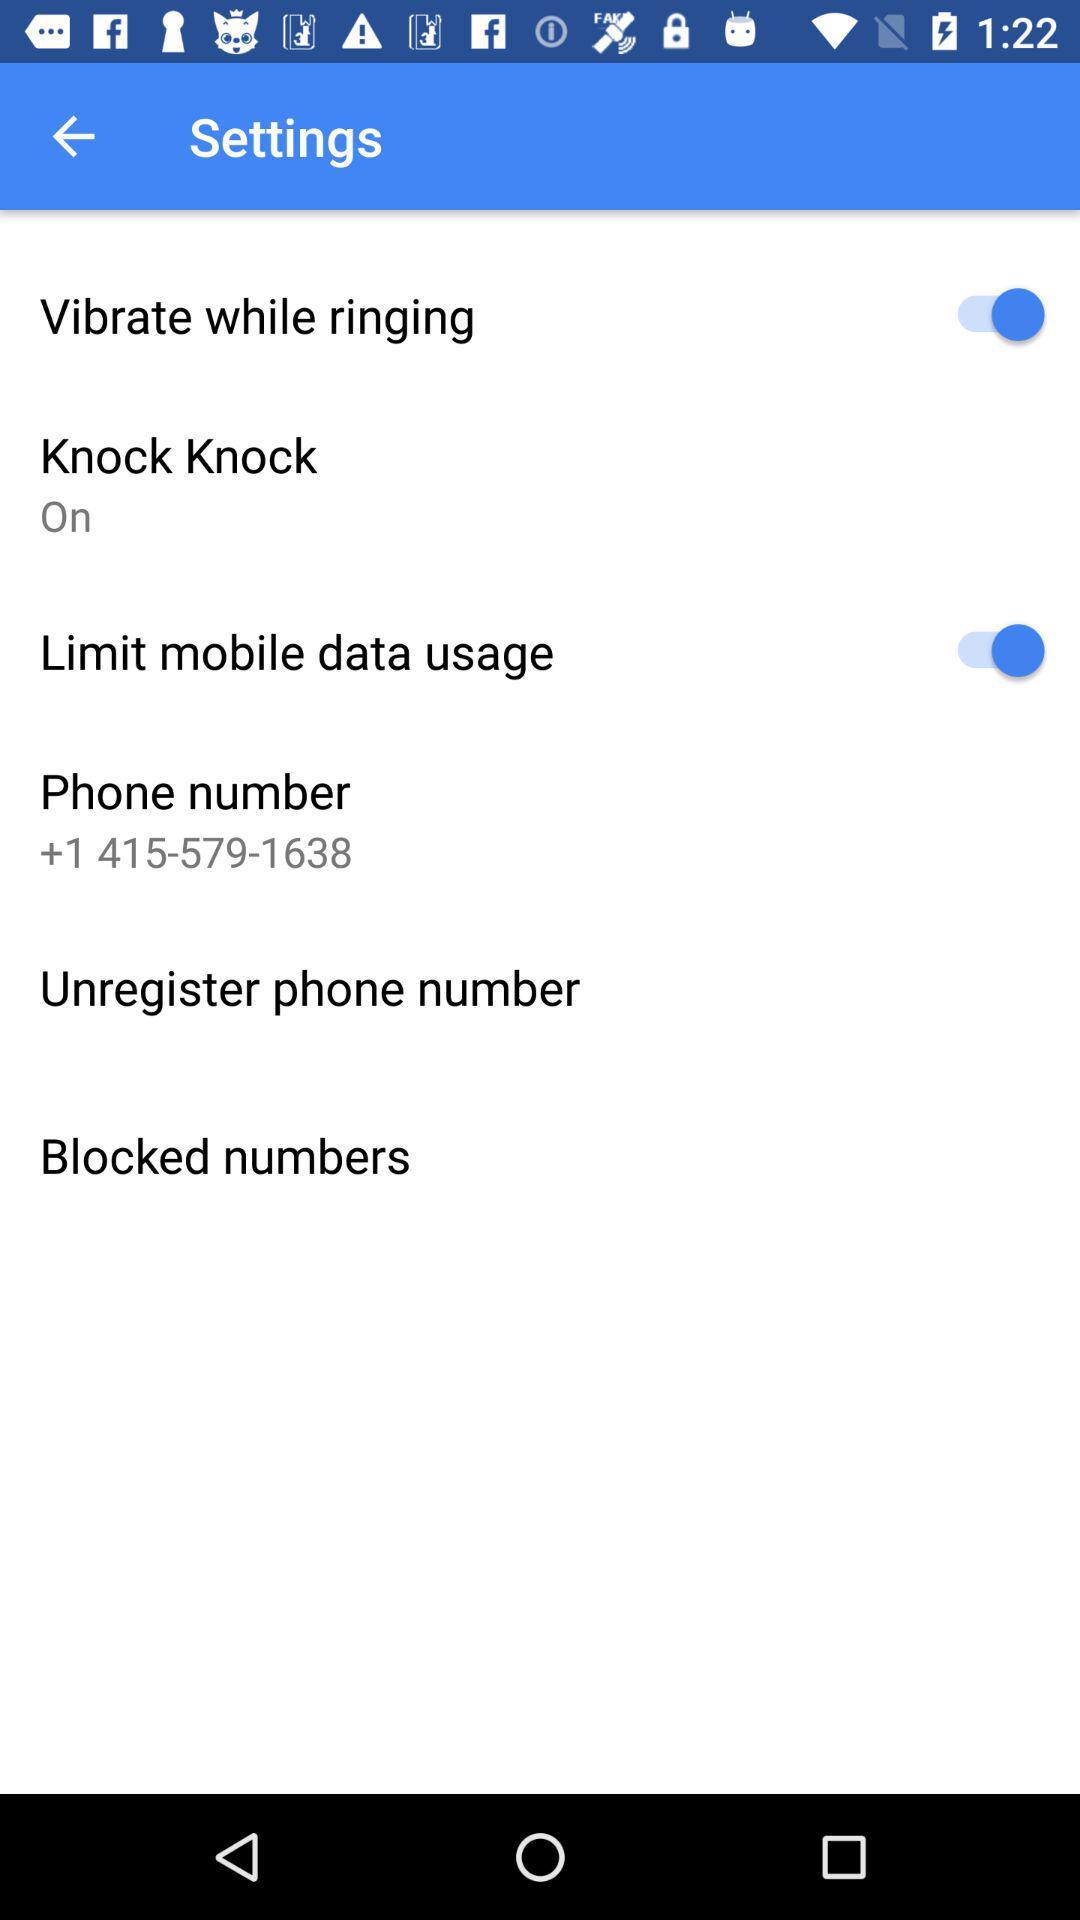  What do you see at coordinates (177, 453) in the screenshot?
I see `the icon below vibrate while ringing icon` at bounding box center [177, 453].